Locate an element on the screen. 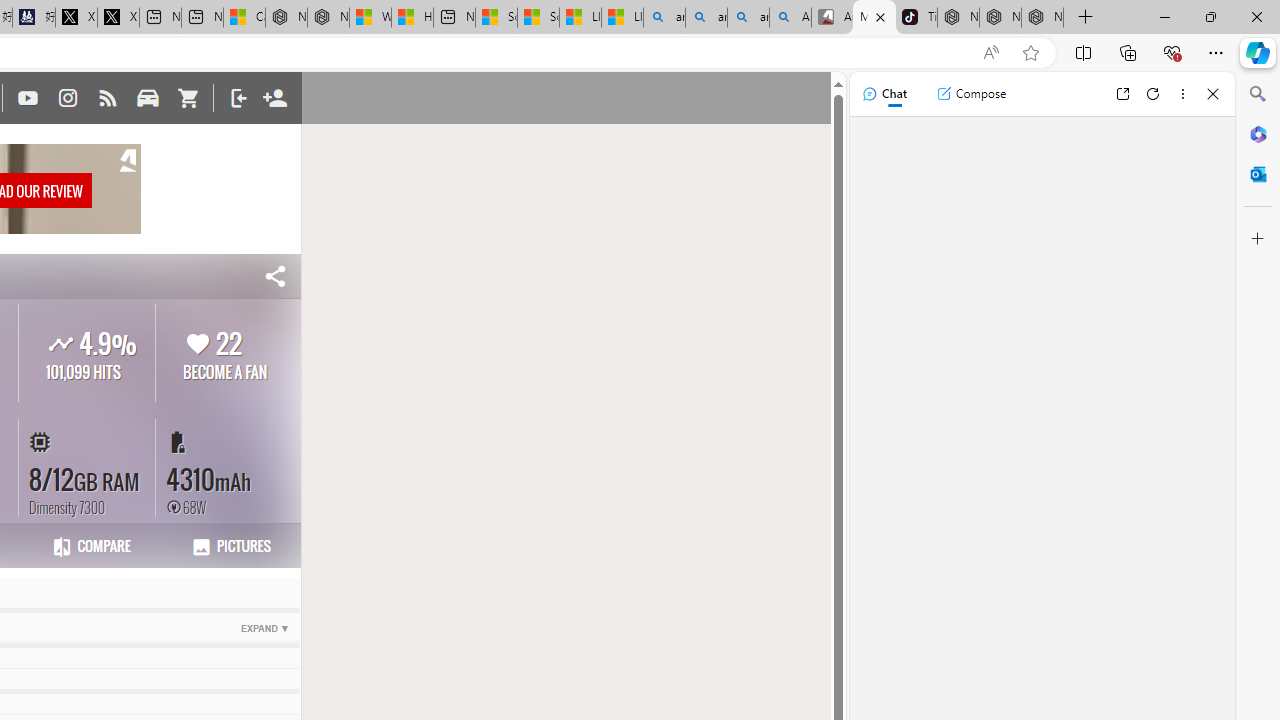 The width and height of the screenshot is (1280, 720). 'Open link in new tab' is located at coordinates (1122, 93).